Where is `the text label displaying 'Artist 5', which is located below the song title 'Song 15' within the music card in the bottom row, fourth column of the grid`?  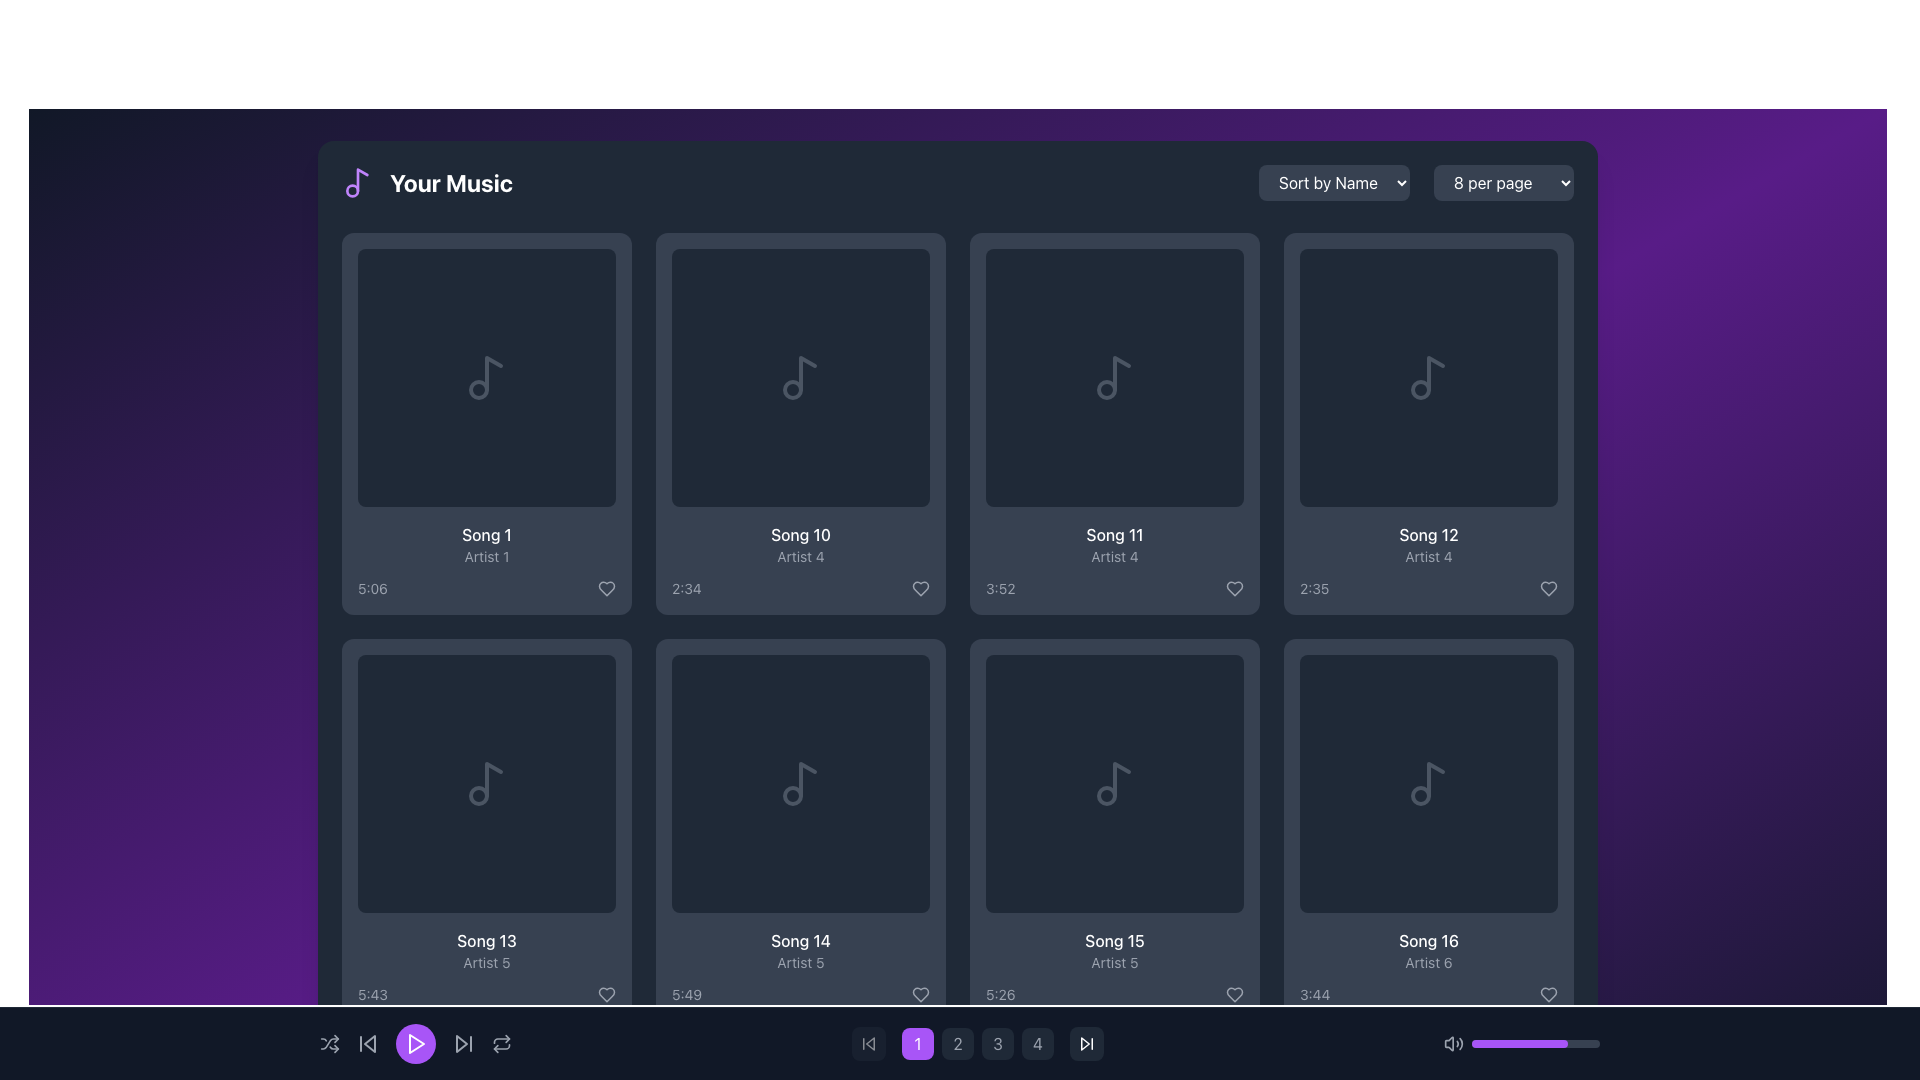 the text label displaying 'Artist 5', which is located below the song title 'Song 15' within the music card in the bottom row, fourth column of the grid is located at coordinates (1113, 962).